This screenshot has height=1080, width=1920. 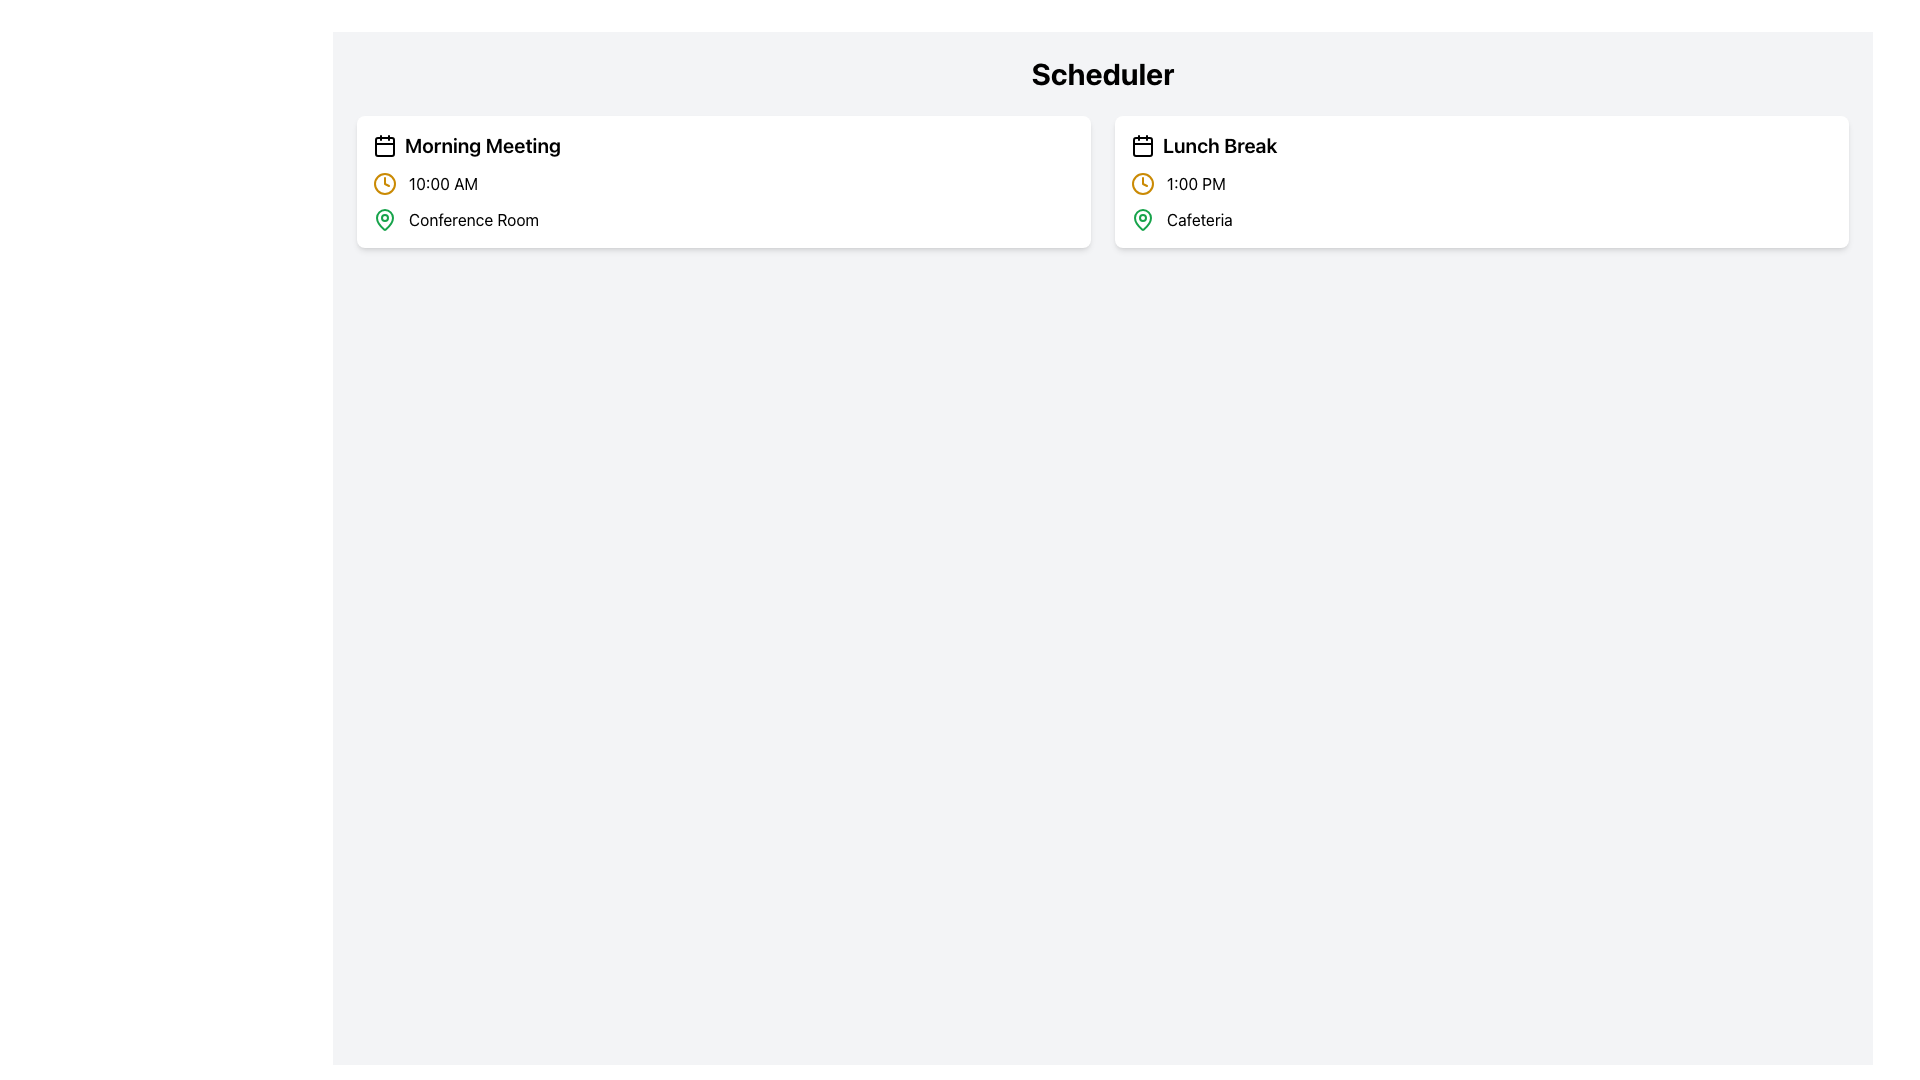 What do you see at coordinates (384, 184) in the screenshot?
I see `the clock face graphical element represented as a circle in the SVG, located in the first item of the scheduler view, next to the time text '10:00 AM' under the title 'Morning Meeting'` at bounding box center [384, 184].